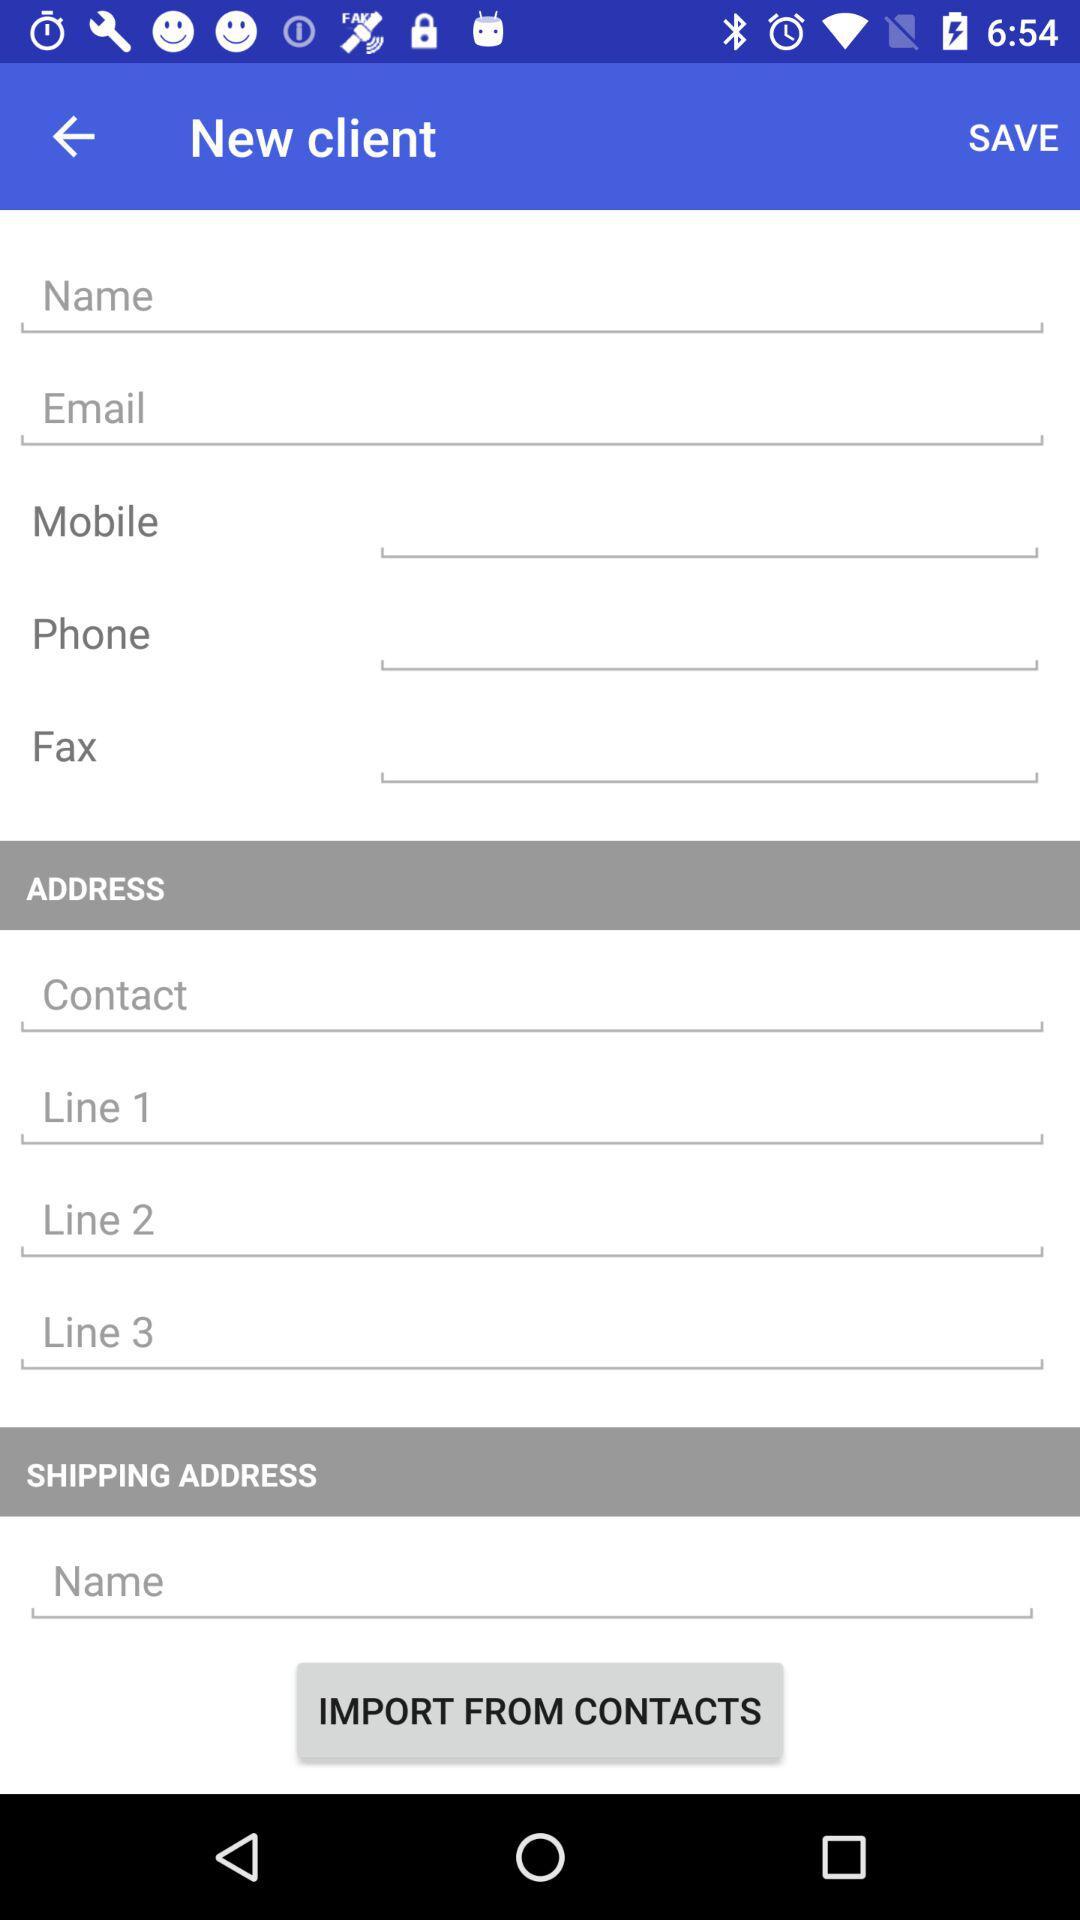 This screenshot has width=1080, height=1920. I want to click on email, so click(531, 406).